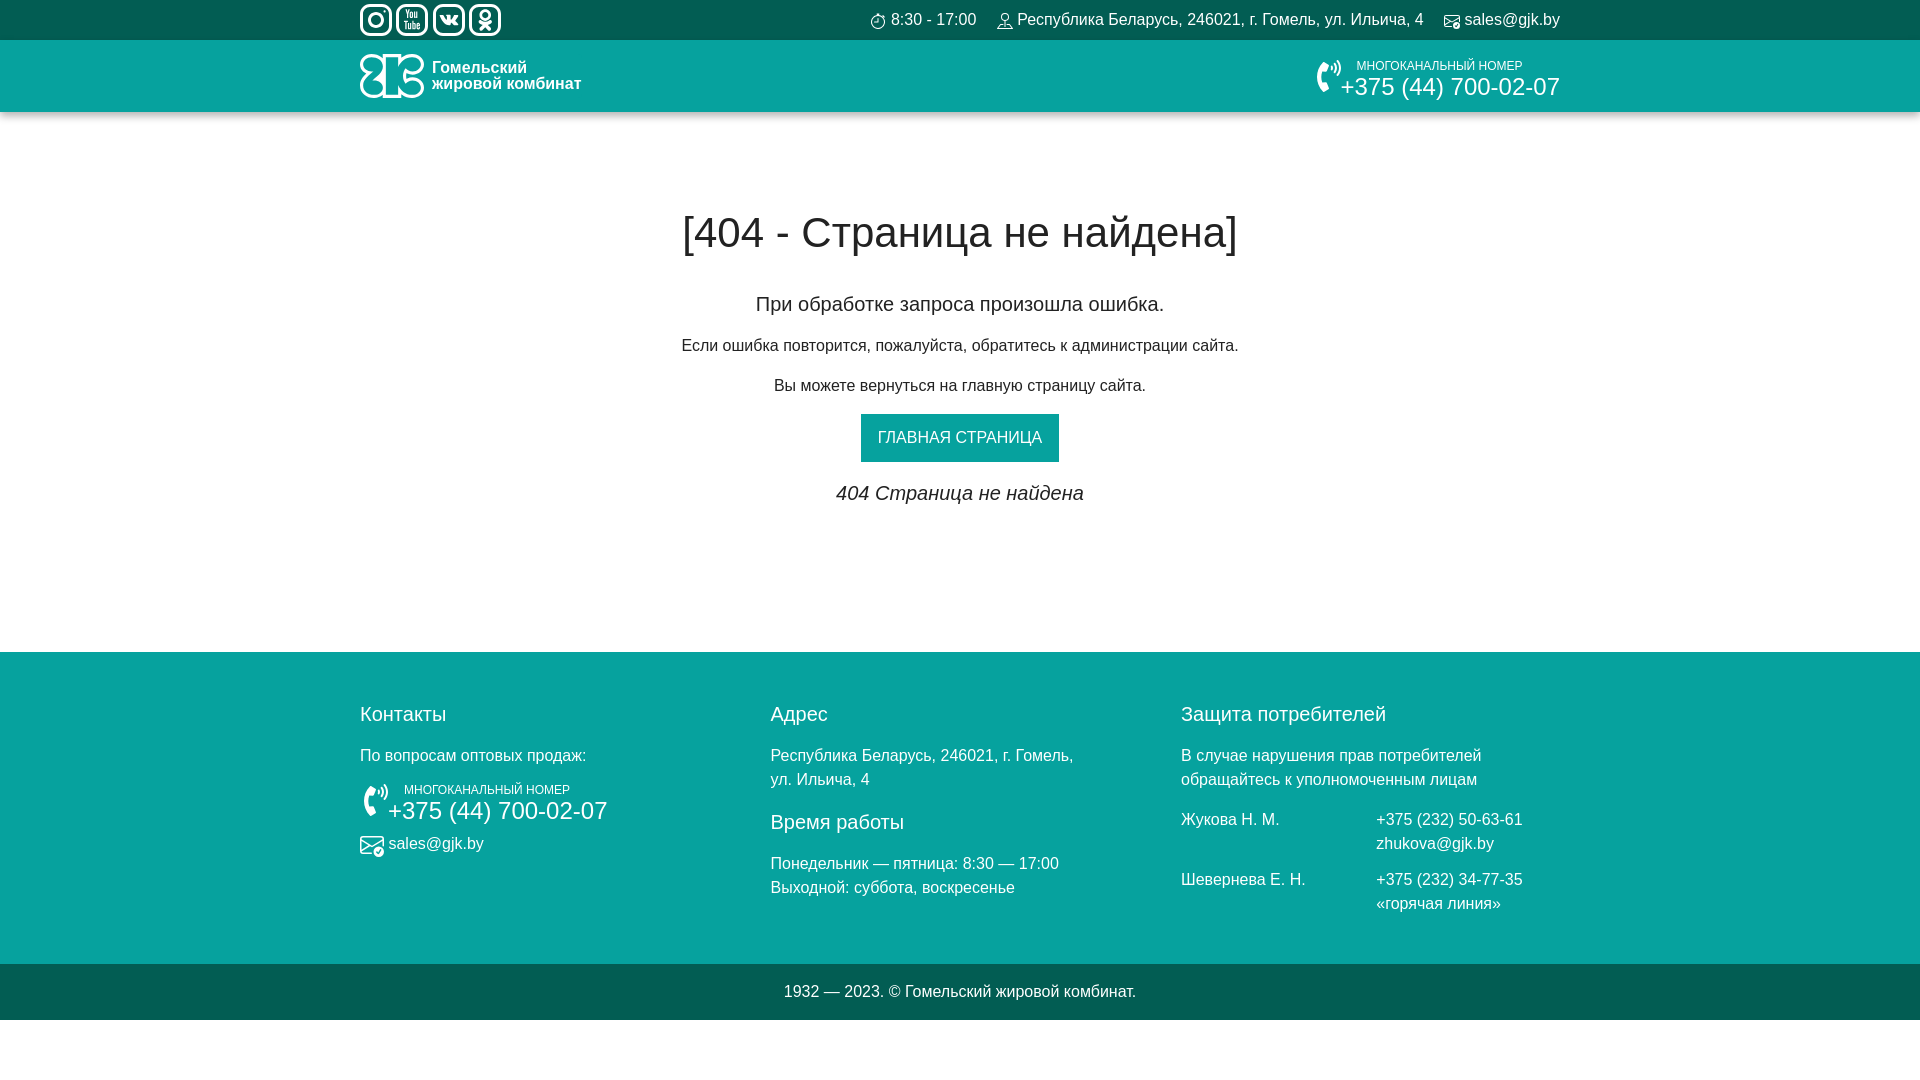 Image resolution: width=1920 pixels, height=1080 pixels. I want to click on 'sales@gjk.by', so click(421, 843).